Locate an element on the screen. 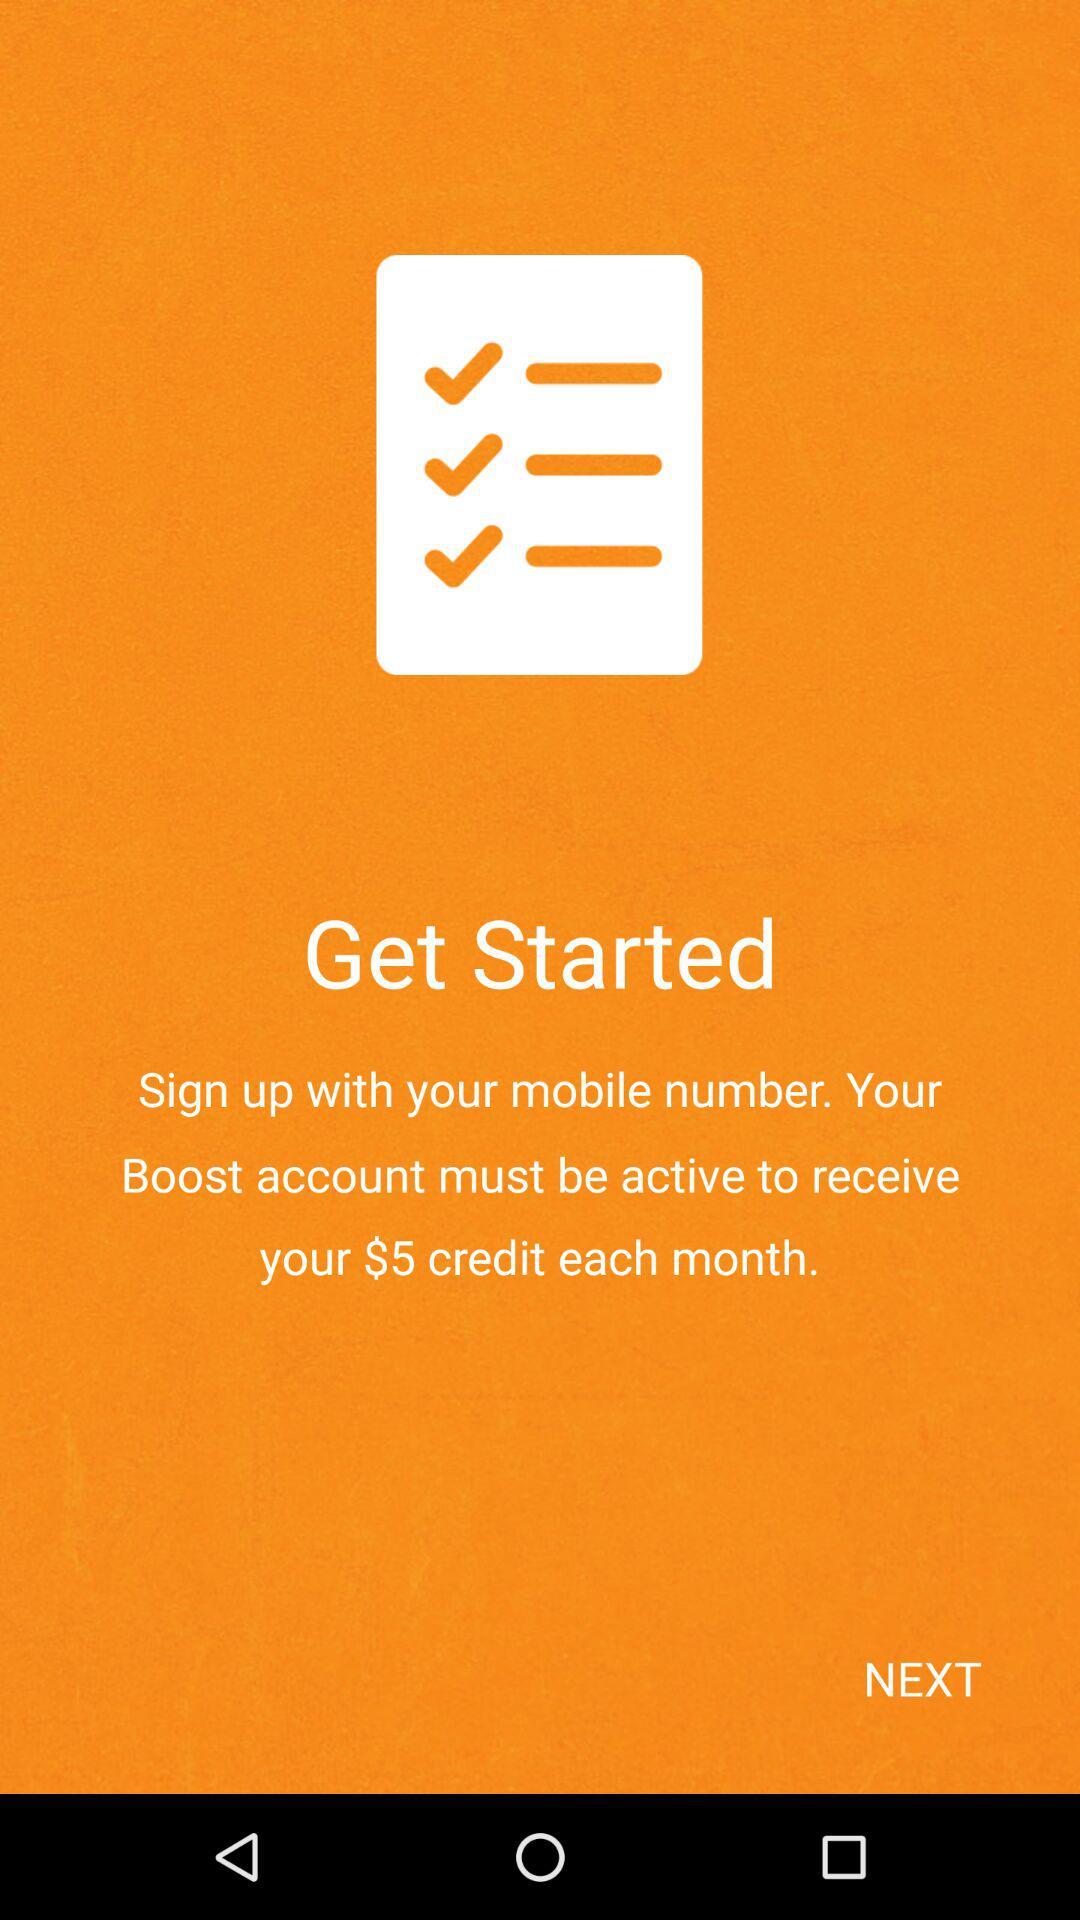 The image size is (1080, 1920). button at the bottom right corner is located at coordinates (963, 1713).